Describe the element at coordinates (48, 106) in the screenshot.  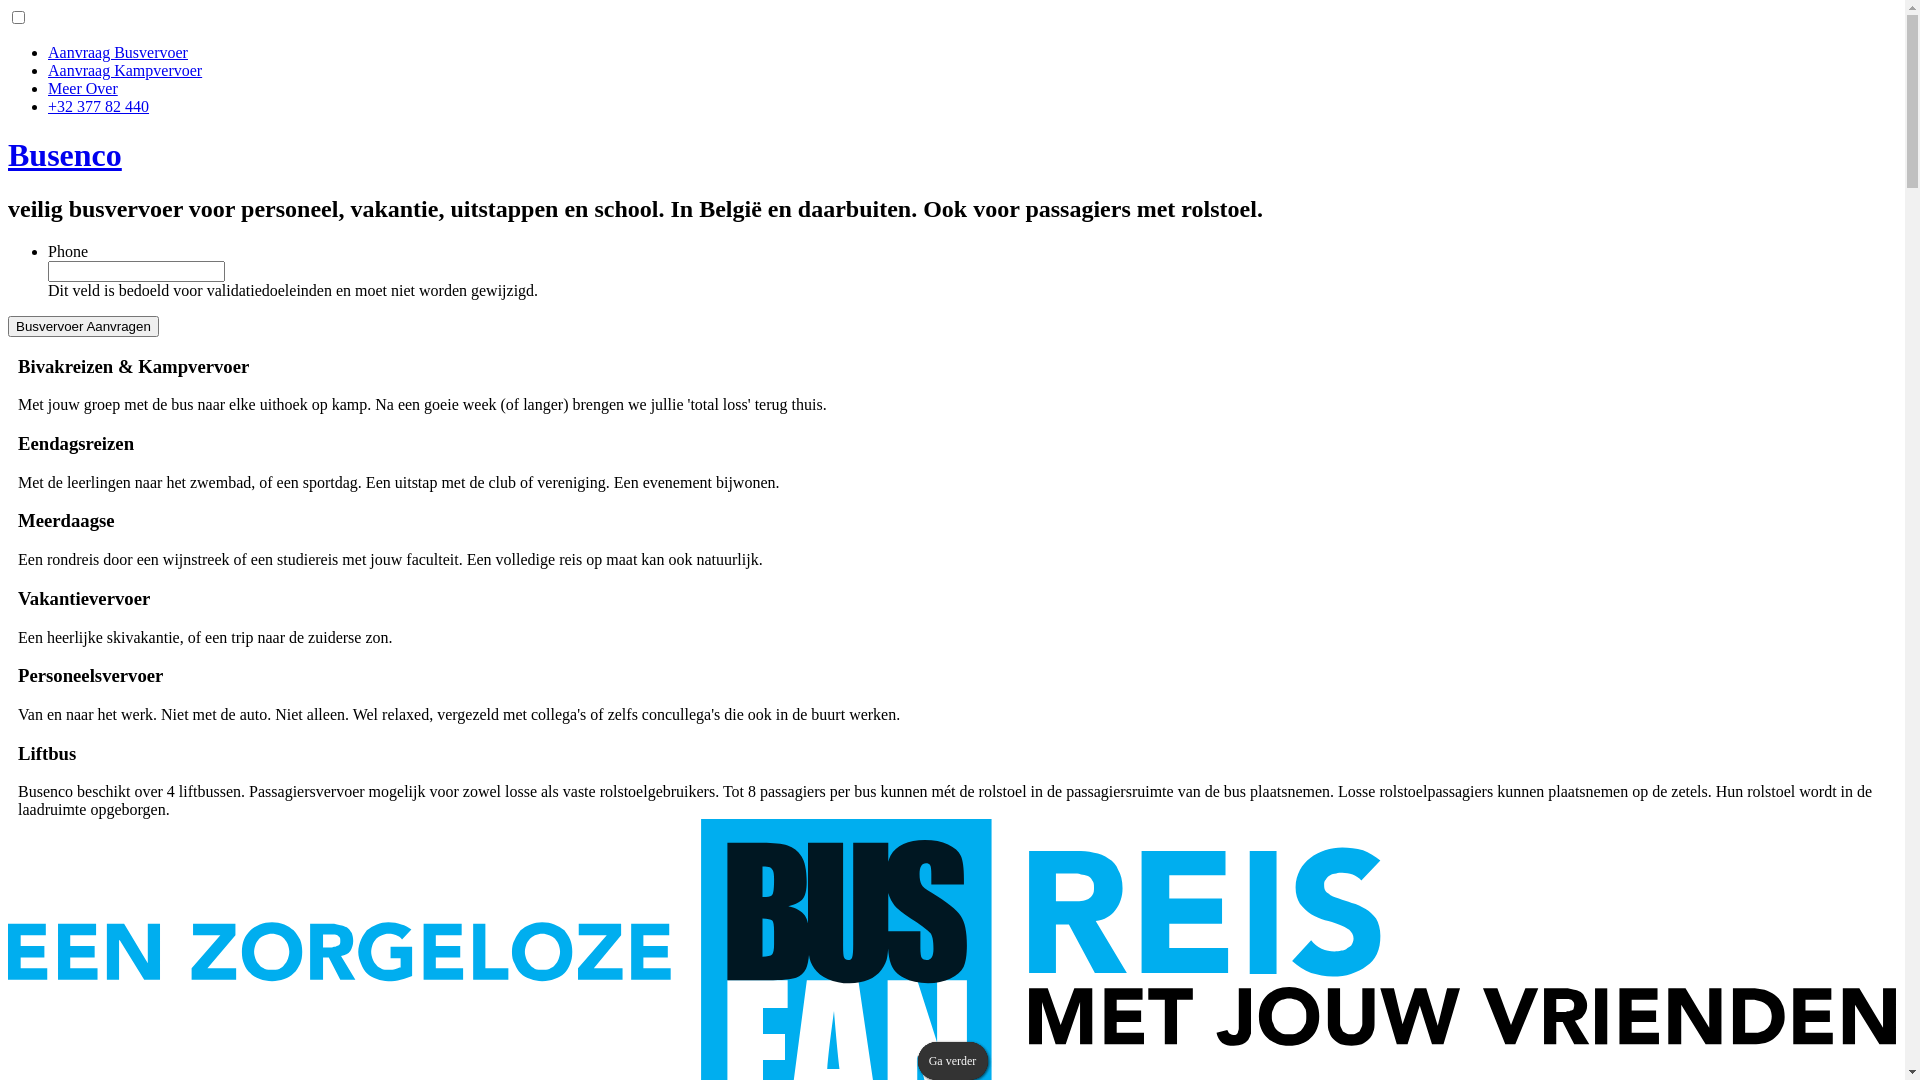
I see `'+32 377 82 440'` at that location.